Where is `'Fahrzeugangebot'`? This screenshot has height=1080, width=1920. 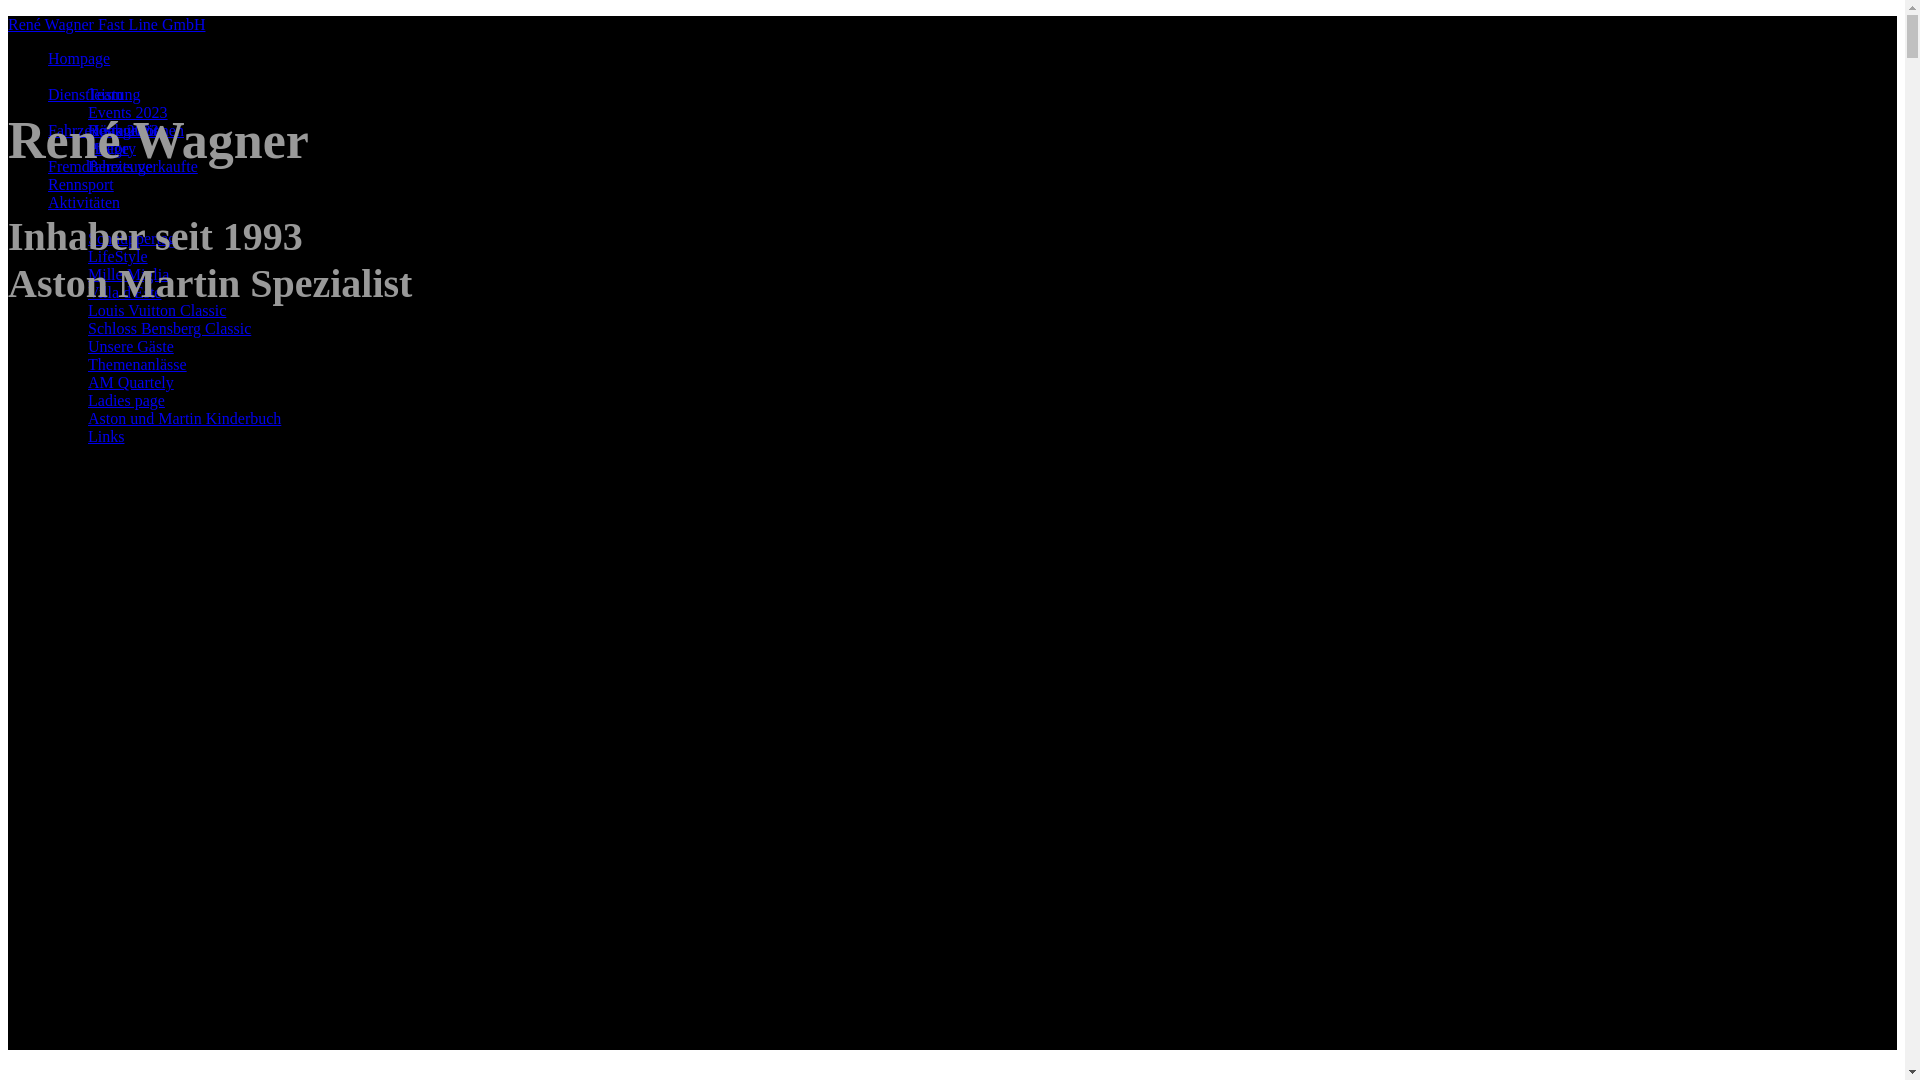
'Fahrzeugangebot' is located at coordinates (101, 130).